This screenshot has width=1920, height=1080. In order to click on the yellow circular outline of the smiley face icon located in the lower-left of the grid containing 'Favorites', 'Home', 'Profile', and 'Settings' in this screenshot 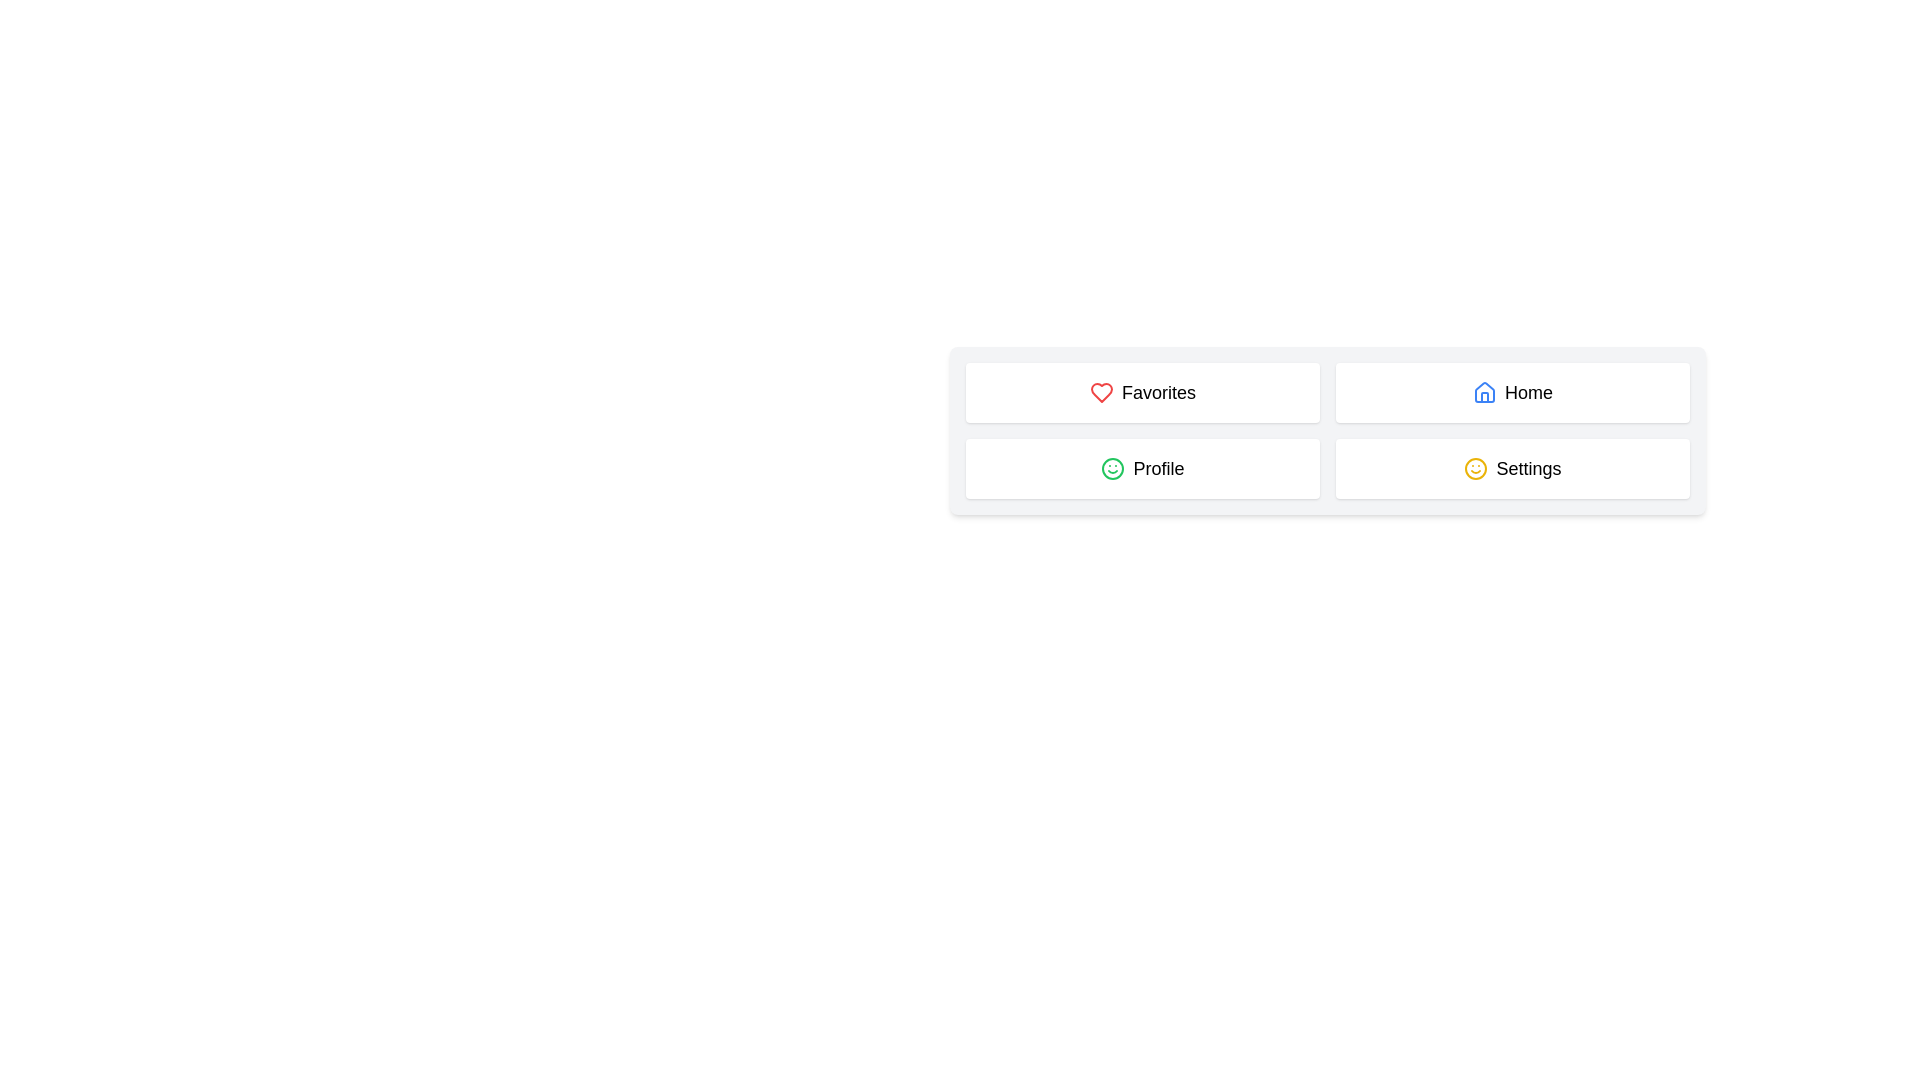, I will do `click(1476, 469)`.